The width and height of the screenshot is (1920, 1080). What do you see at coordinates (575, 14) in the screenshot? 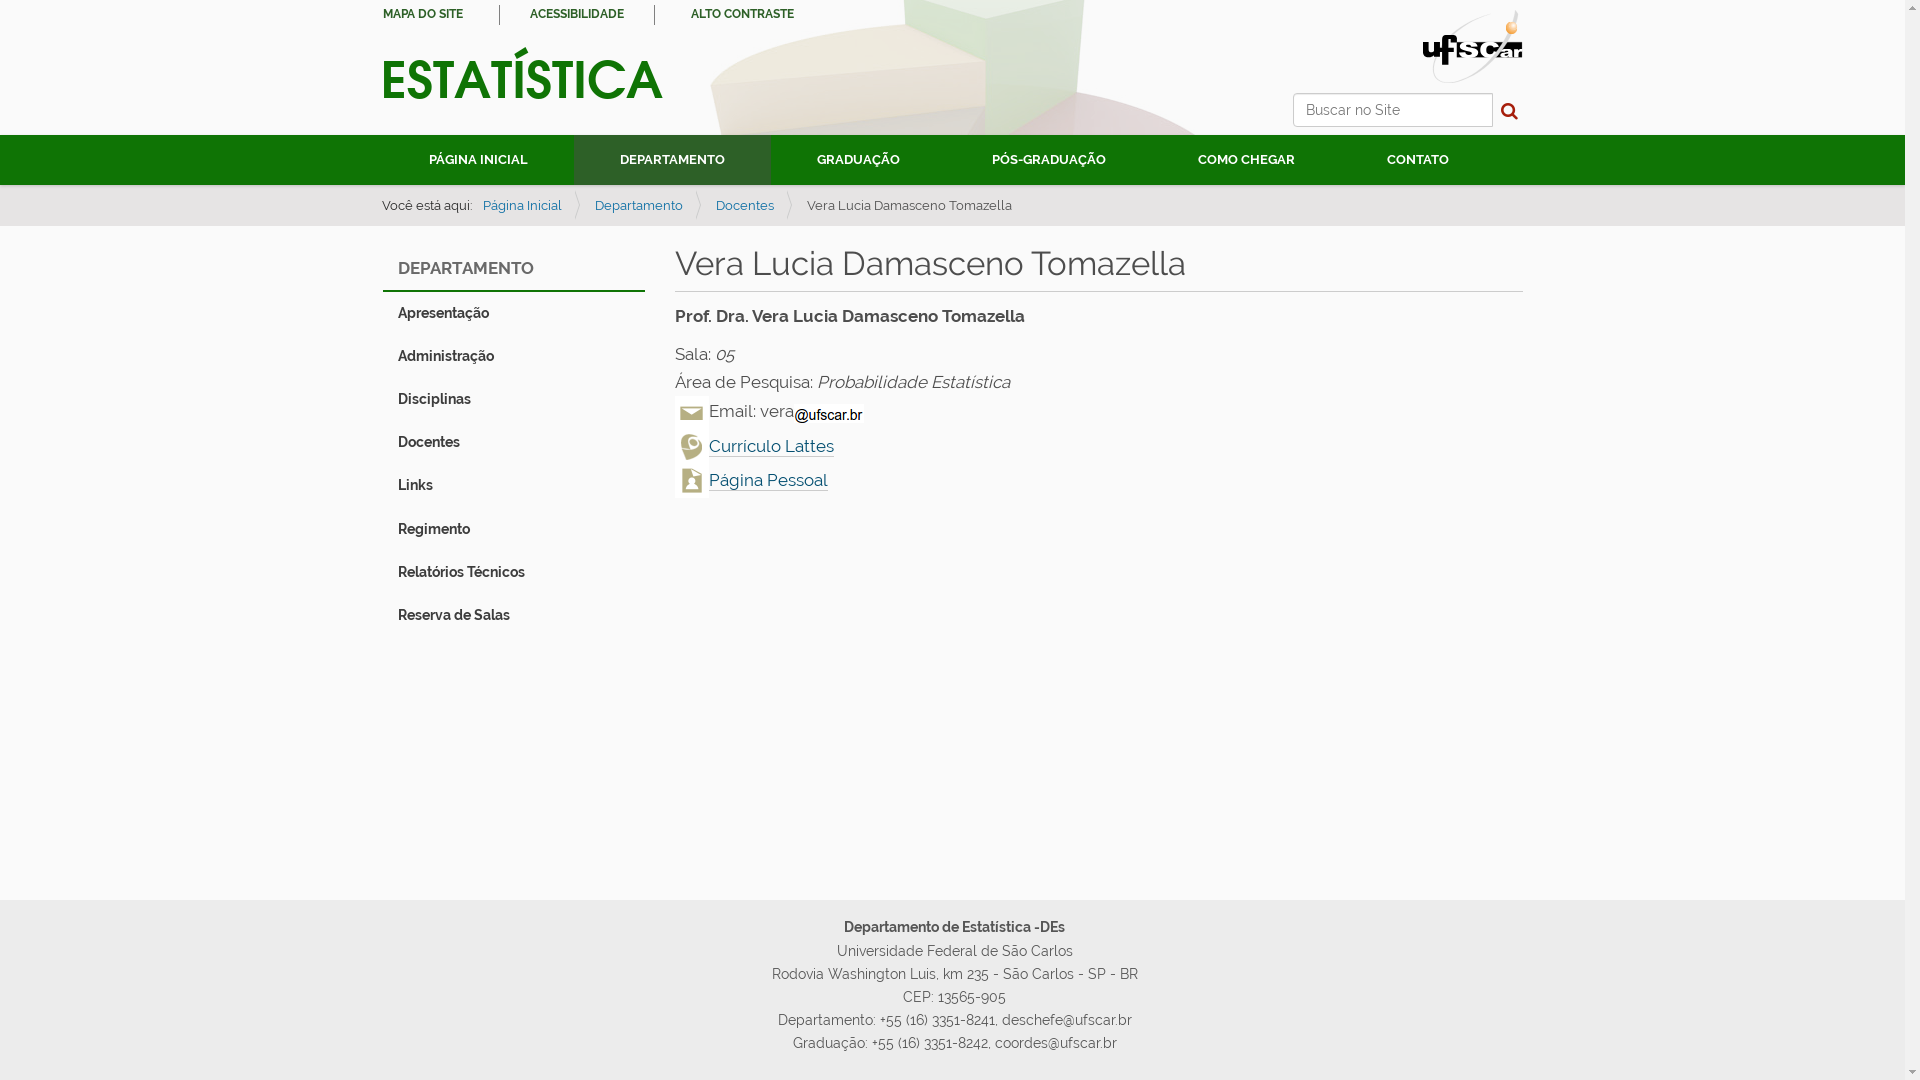
I see `'ACESSIBILIDADE'` at bounding box center [575, 14].